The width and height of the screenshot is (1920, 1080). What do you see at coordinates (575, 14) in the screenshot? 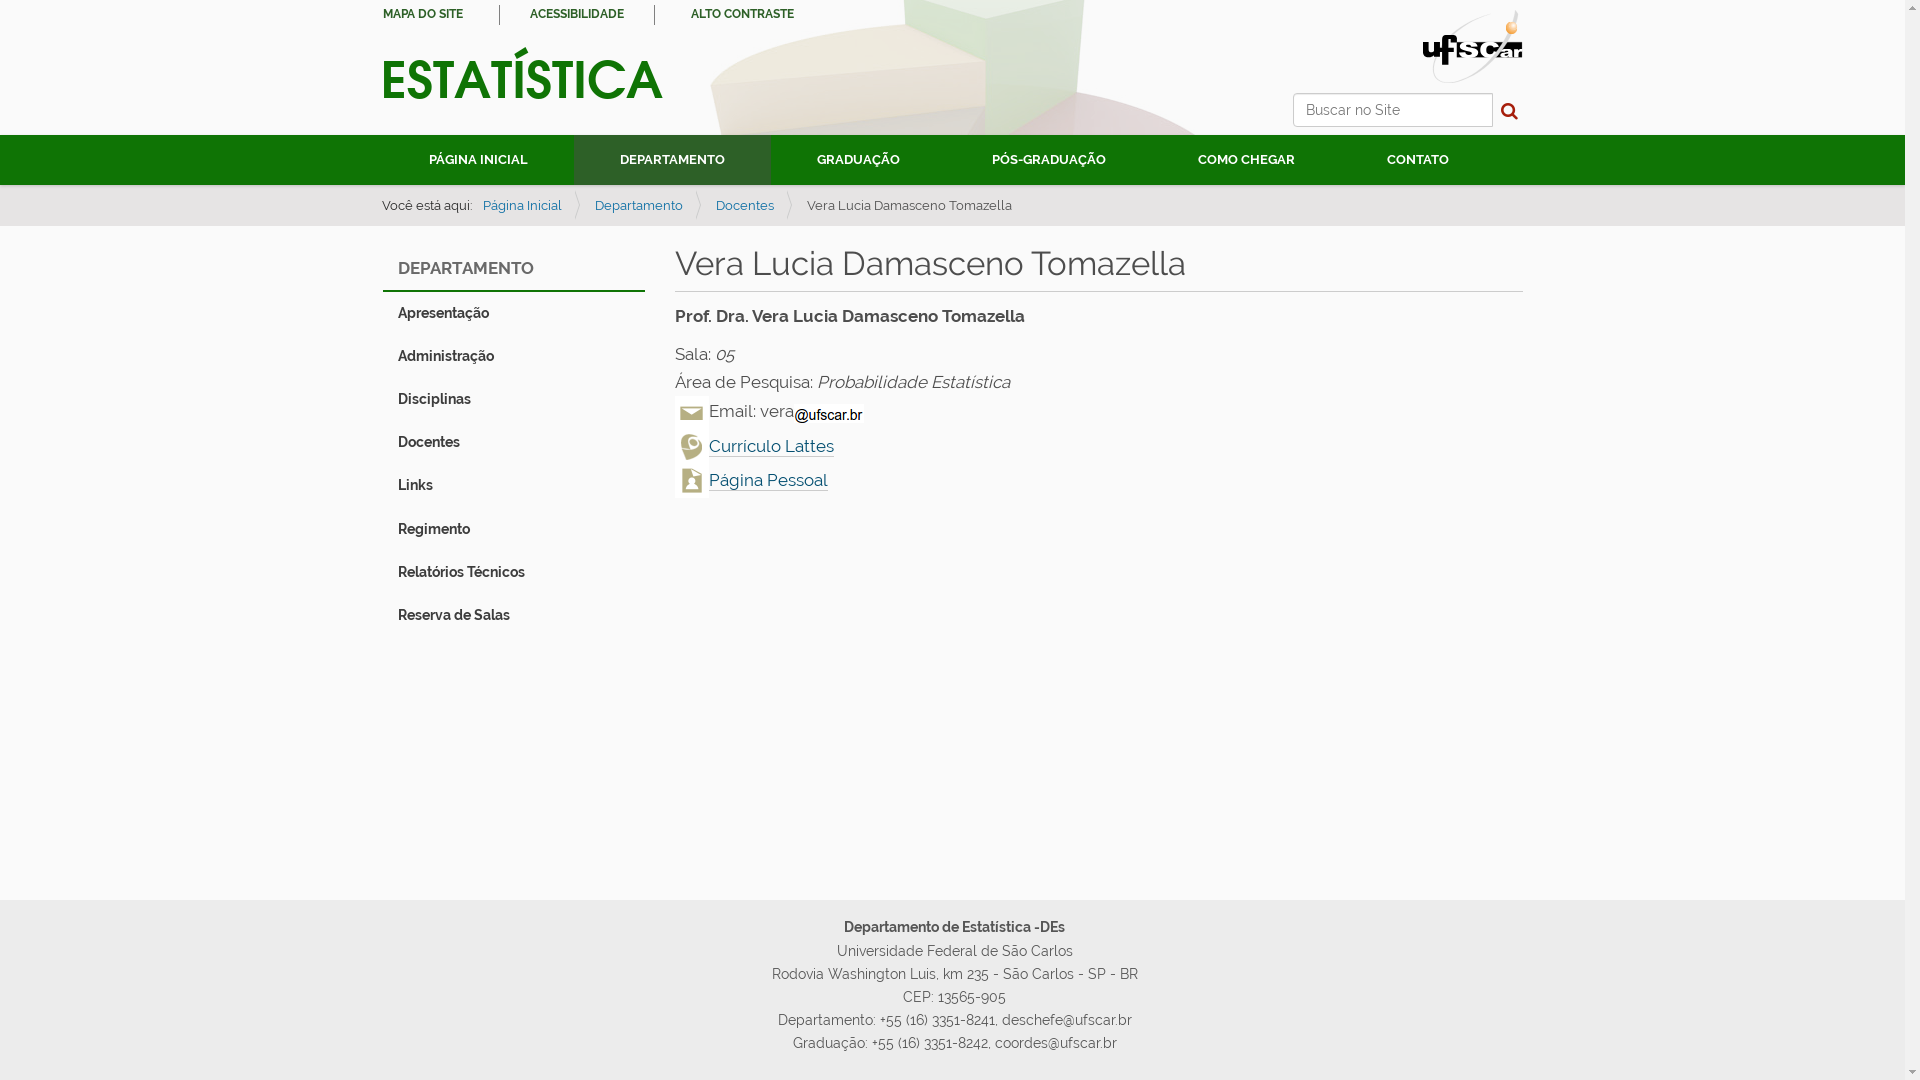
I see `'ACESSIBILIDADE'` at bounding box center [575, 14].